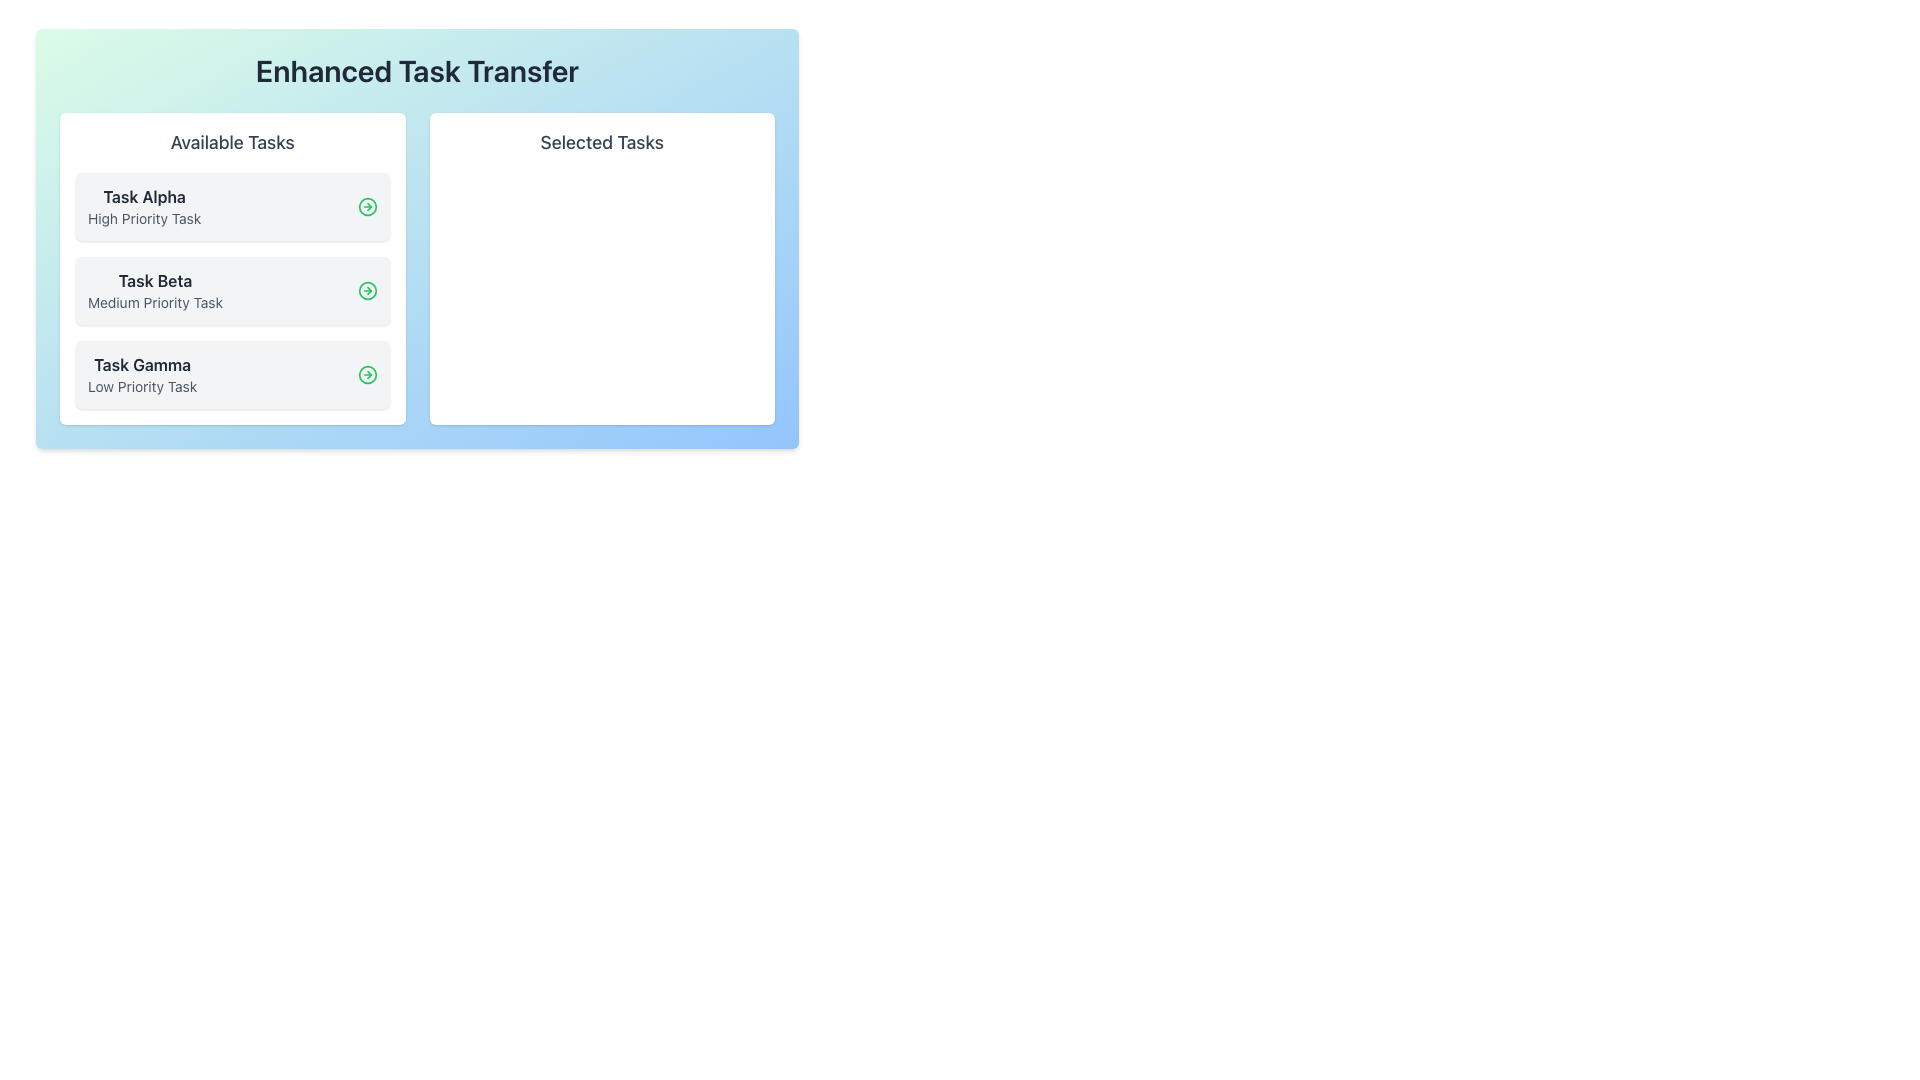 The height and width of the screenshot is (1080, 1920). I want to click on the static text label displaying 'Selected Tasks' that is styled in a large, bold font with a gray color, located in the top section of a white panel, so click(601, 141).